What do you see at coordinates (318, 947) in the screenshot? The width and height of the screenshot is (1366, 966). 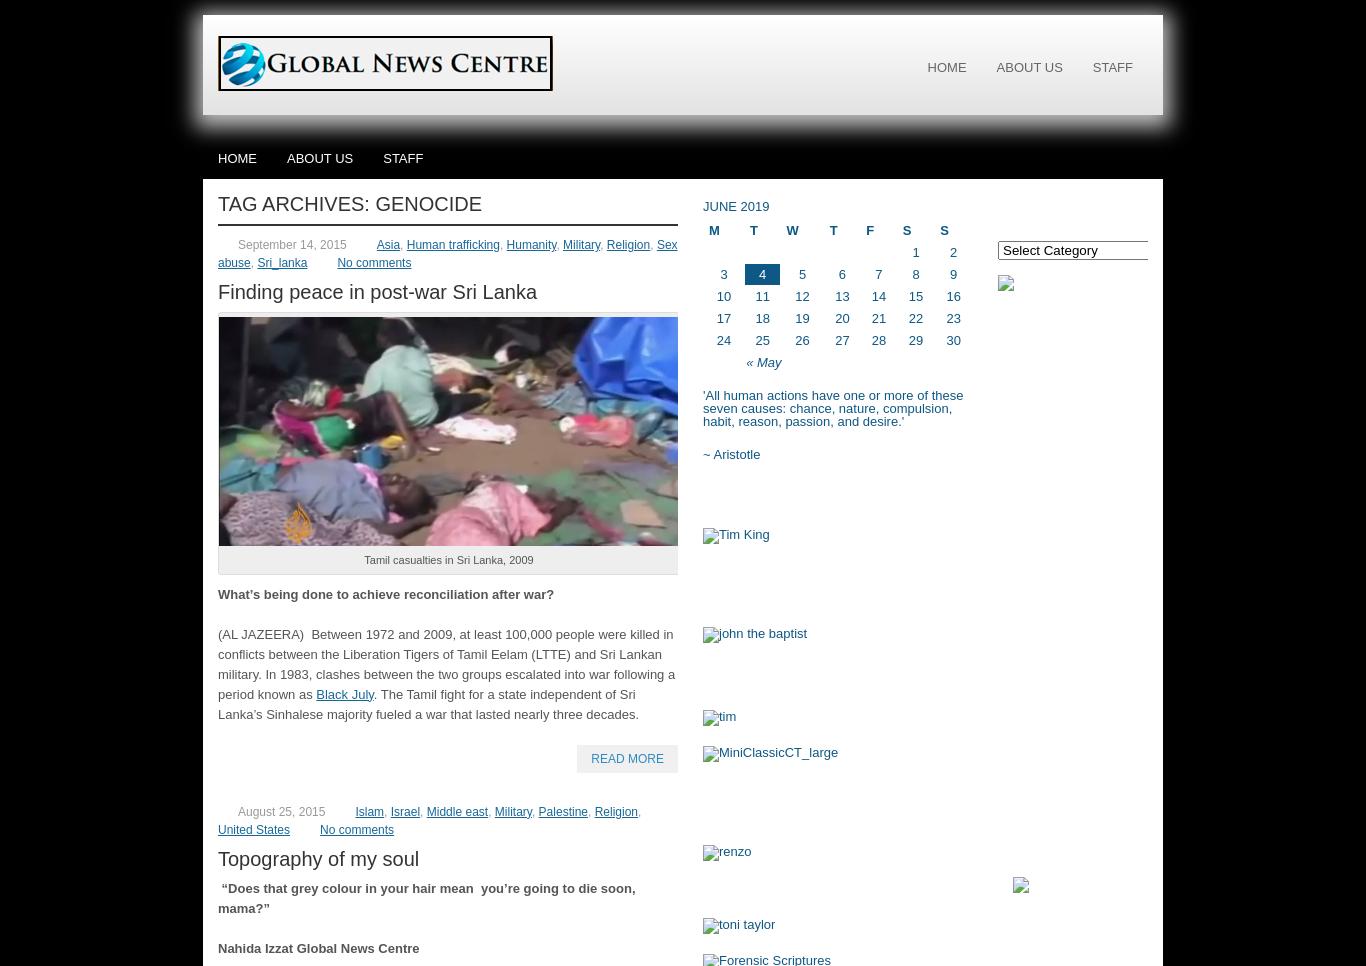 I see `'Nahida Izzat Global News Centre'` at bounding box center [318, 947].